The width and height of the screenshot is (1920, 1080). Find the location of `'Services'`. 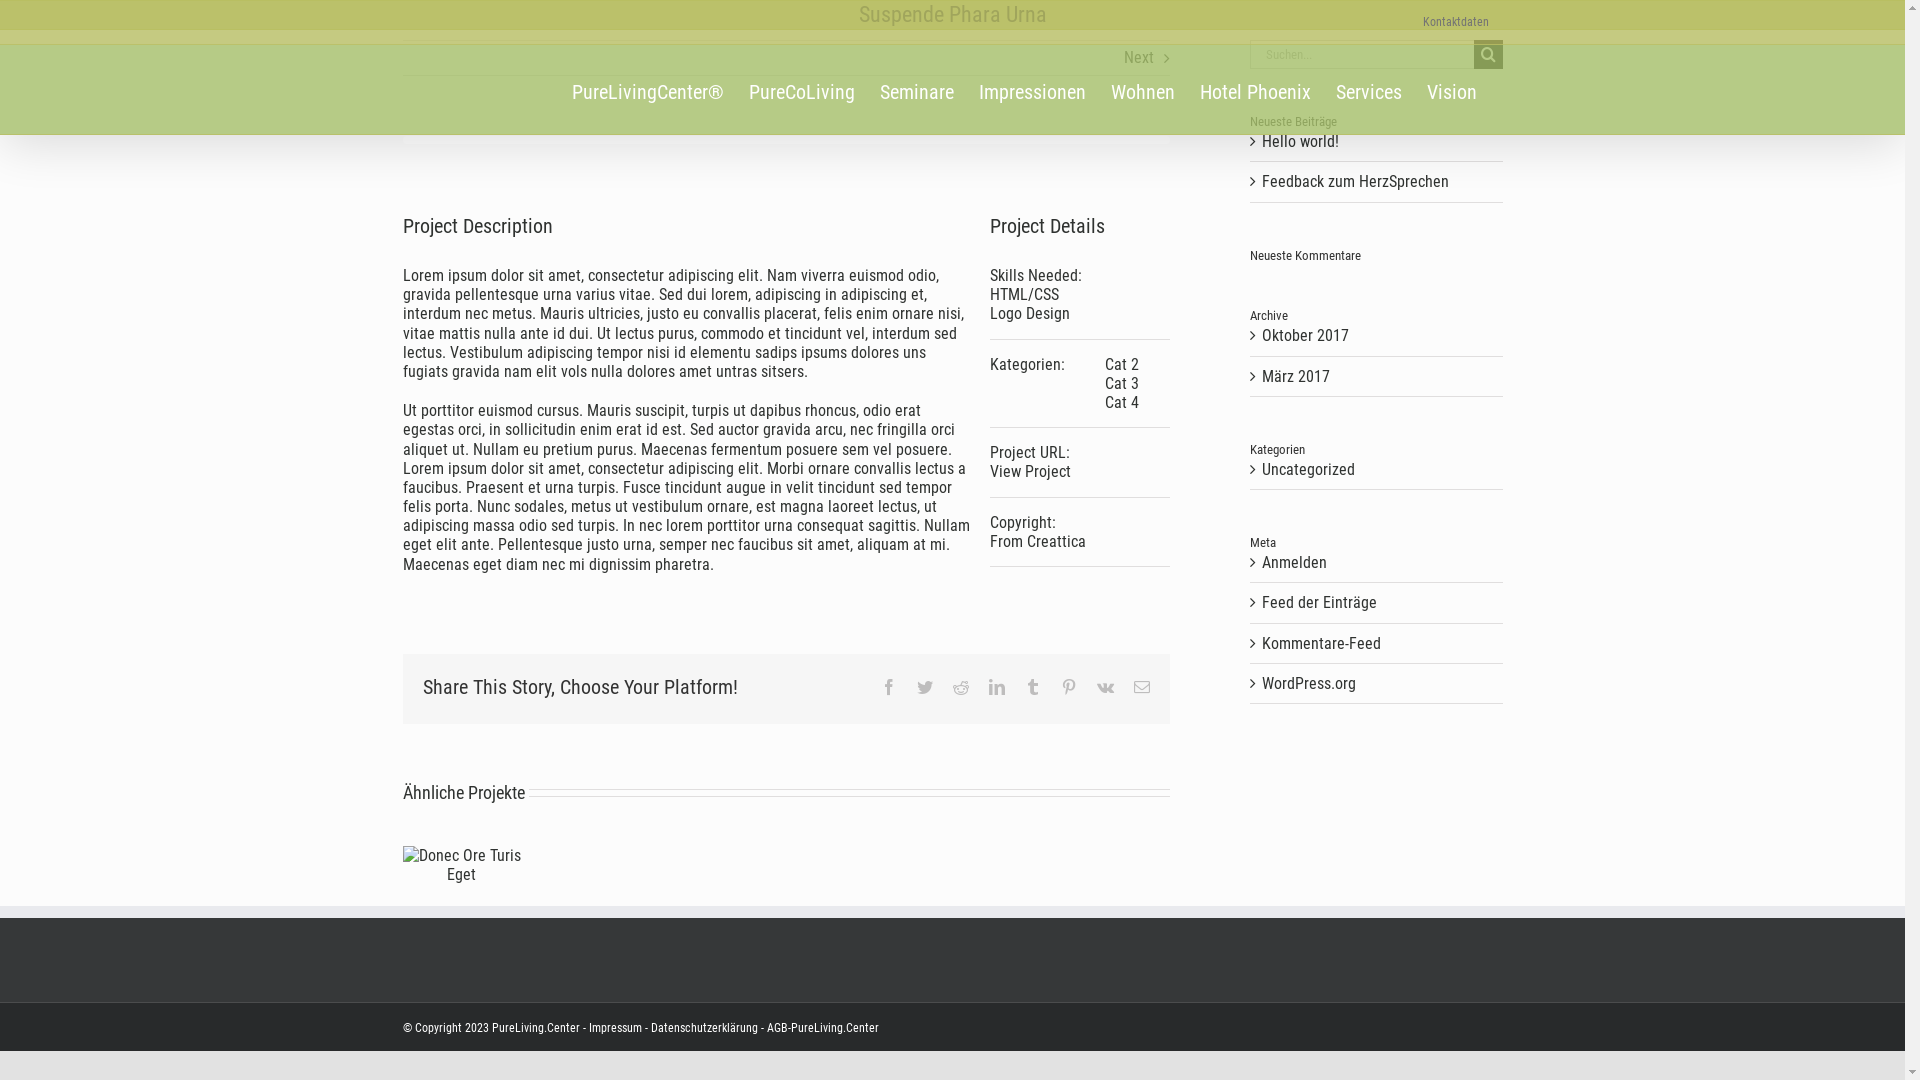

'Services' is located at coordinates (1367, 88).